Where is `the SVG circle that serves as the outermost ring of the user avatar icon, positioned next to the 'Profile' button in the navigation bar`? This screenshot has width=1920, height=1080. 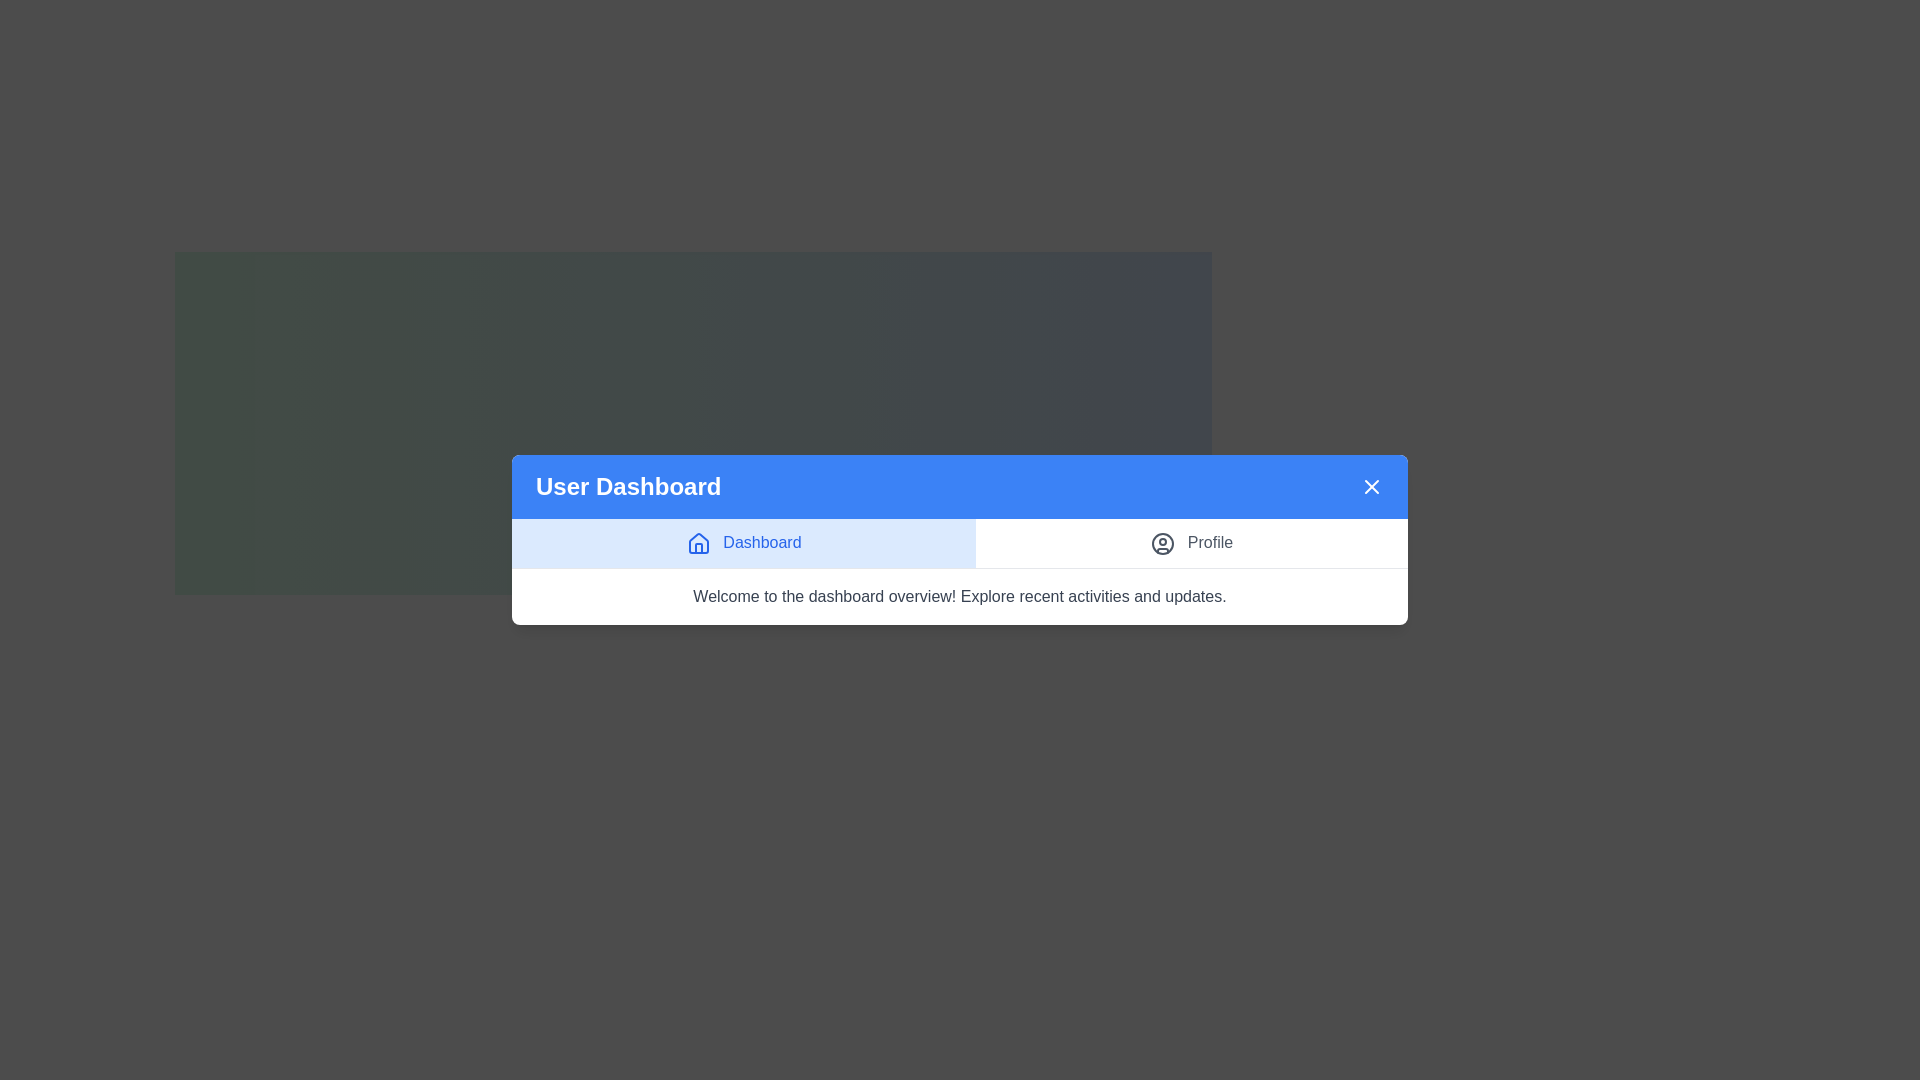
the SVG circle that serves as the outermost ring of the user avatar icon, positioned next to the 'Profile' button in the navigation bar is located at coordinates (1163, 543).